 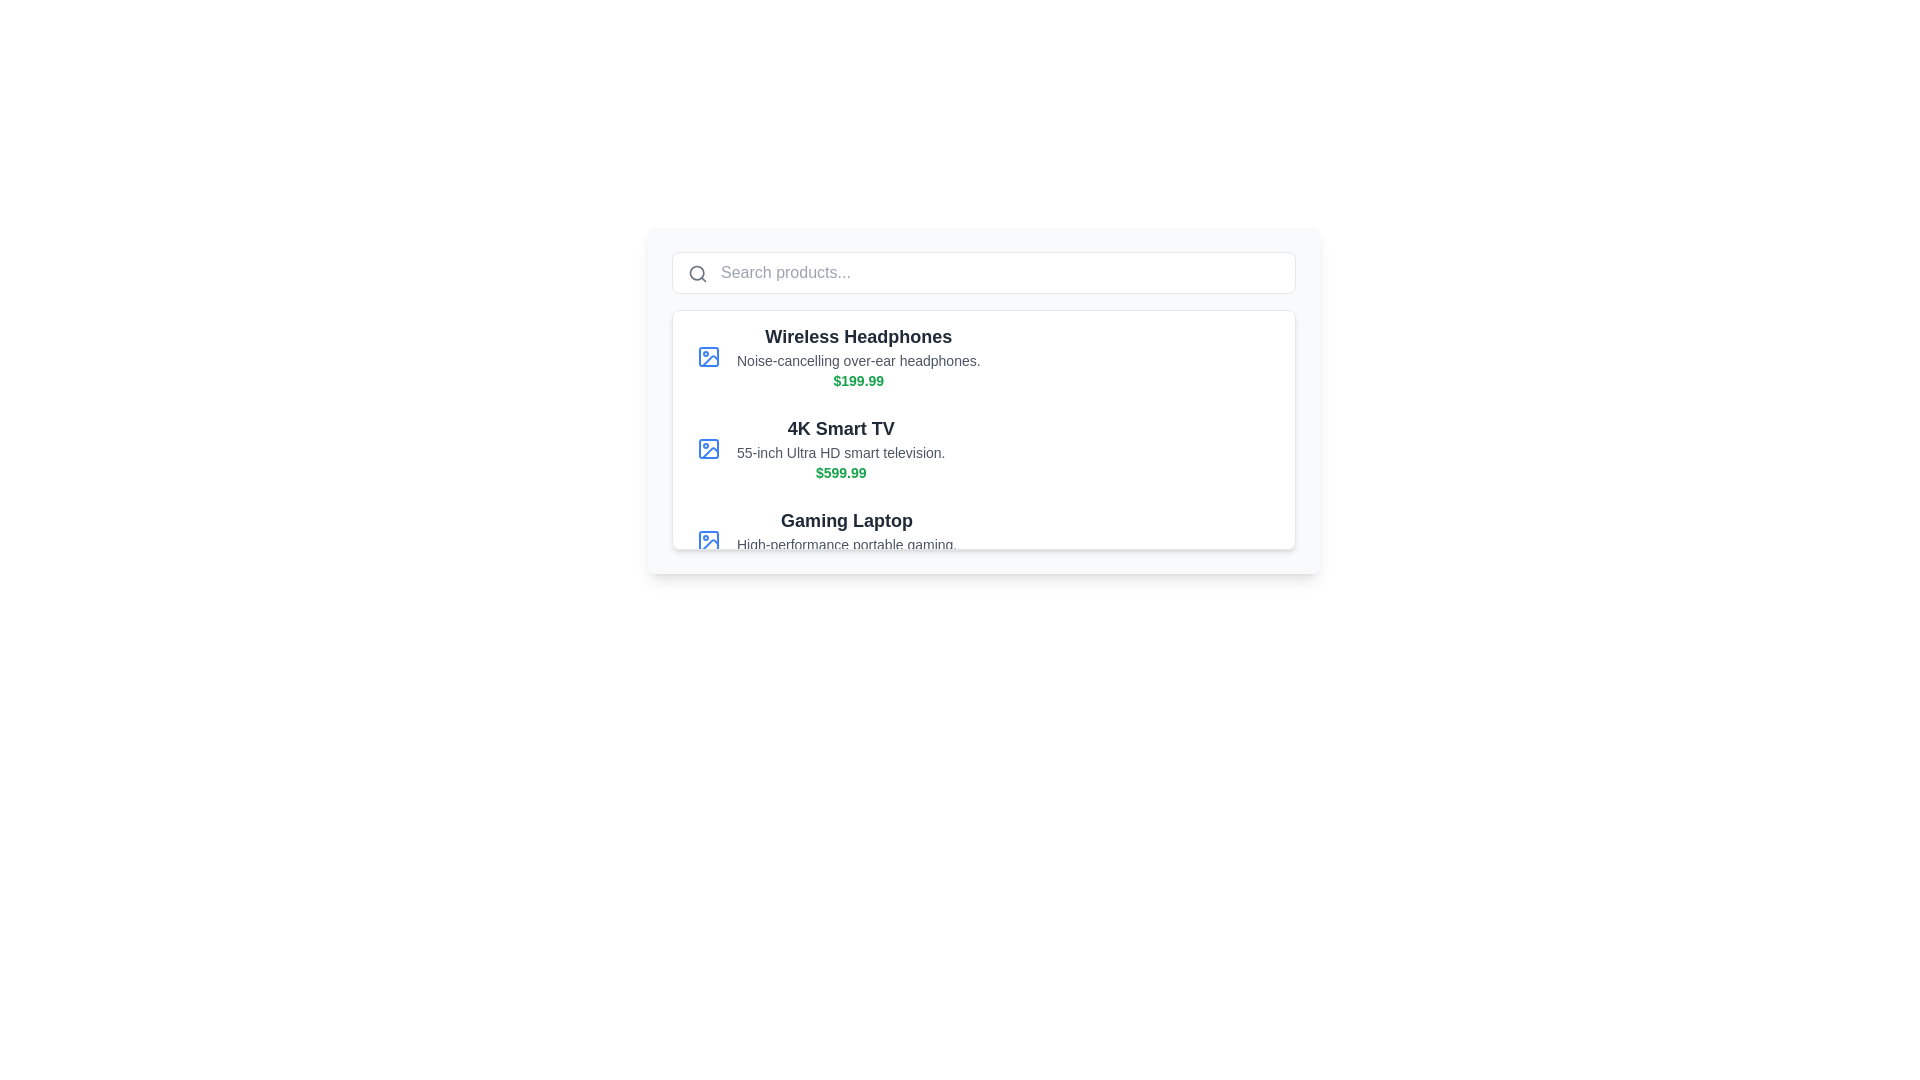 What do you see at coordinates (858, 335) in the screenshot?
I see `the bold title text 'Wireless Headphones' which is prominently displayed in dark gray or black at the top of its grouped section` at bounding box center [858, 335].